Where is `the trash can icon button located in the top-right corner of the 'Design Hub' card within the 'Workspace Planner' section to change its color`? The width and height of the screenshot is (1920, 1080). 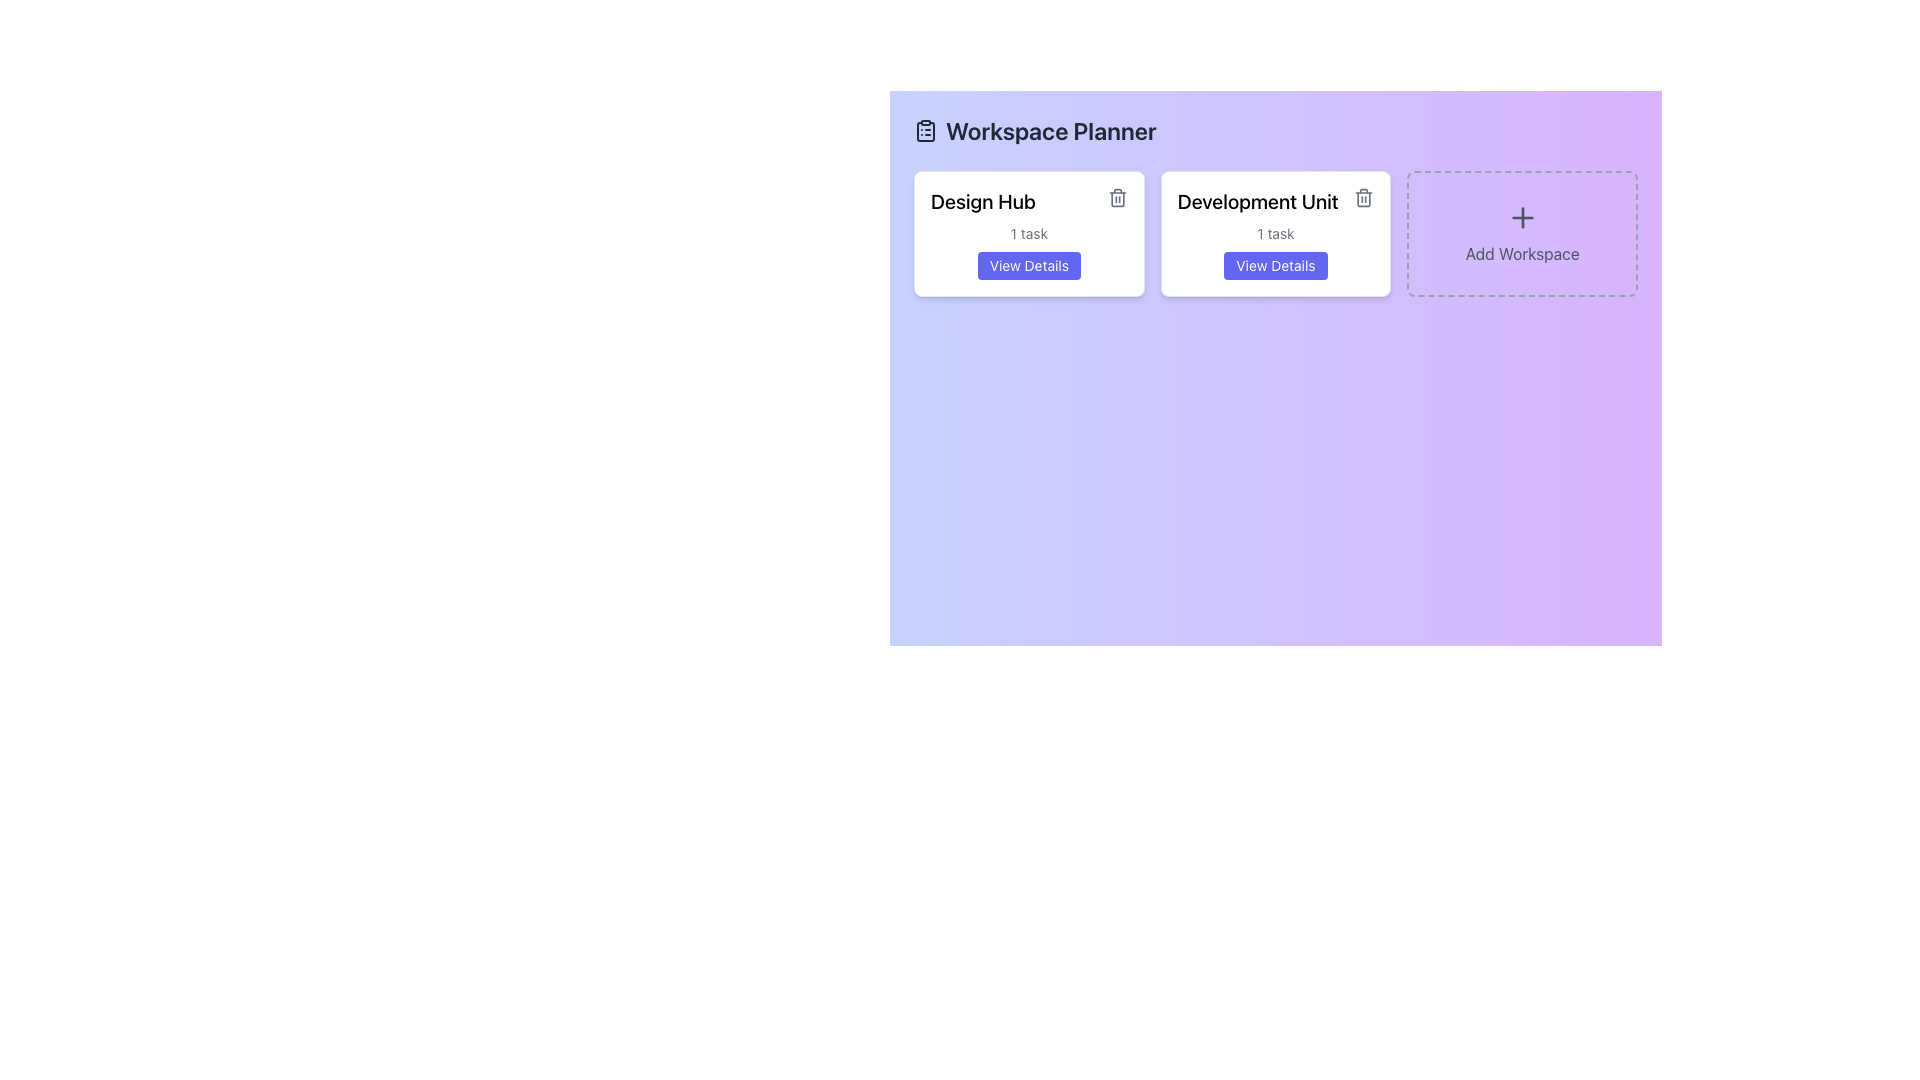
the trash can icon button located in the top-right corner of the 'Design Hub' card within the 'Workspace Planner' section to change its color is located at coordinates (1116, 197).